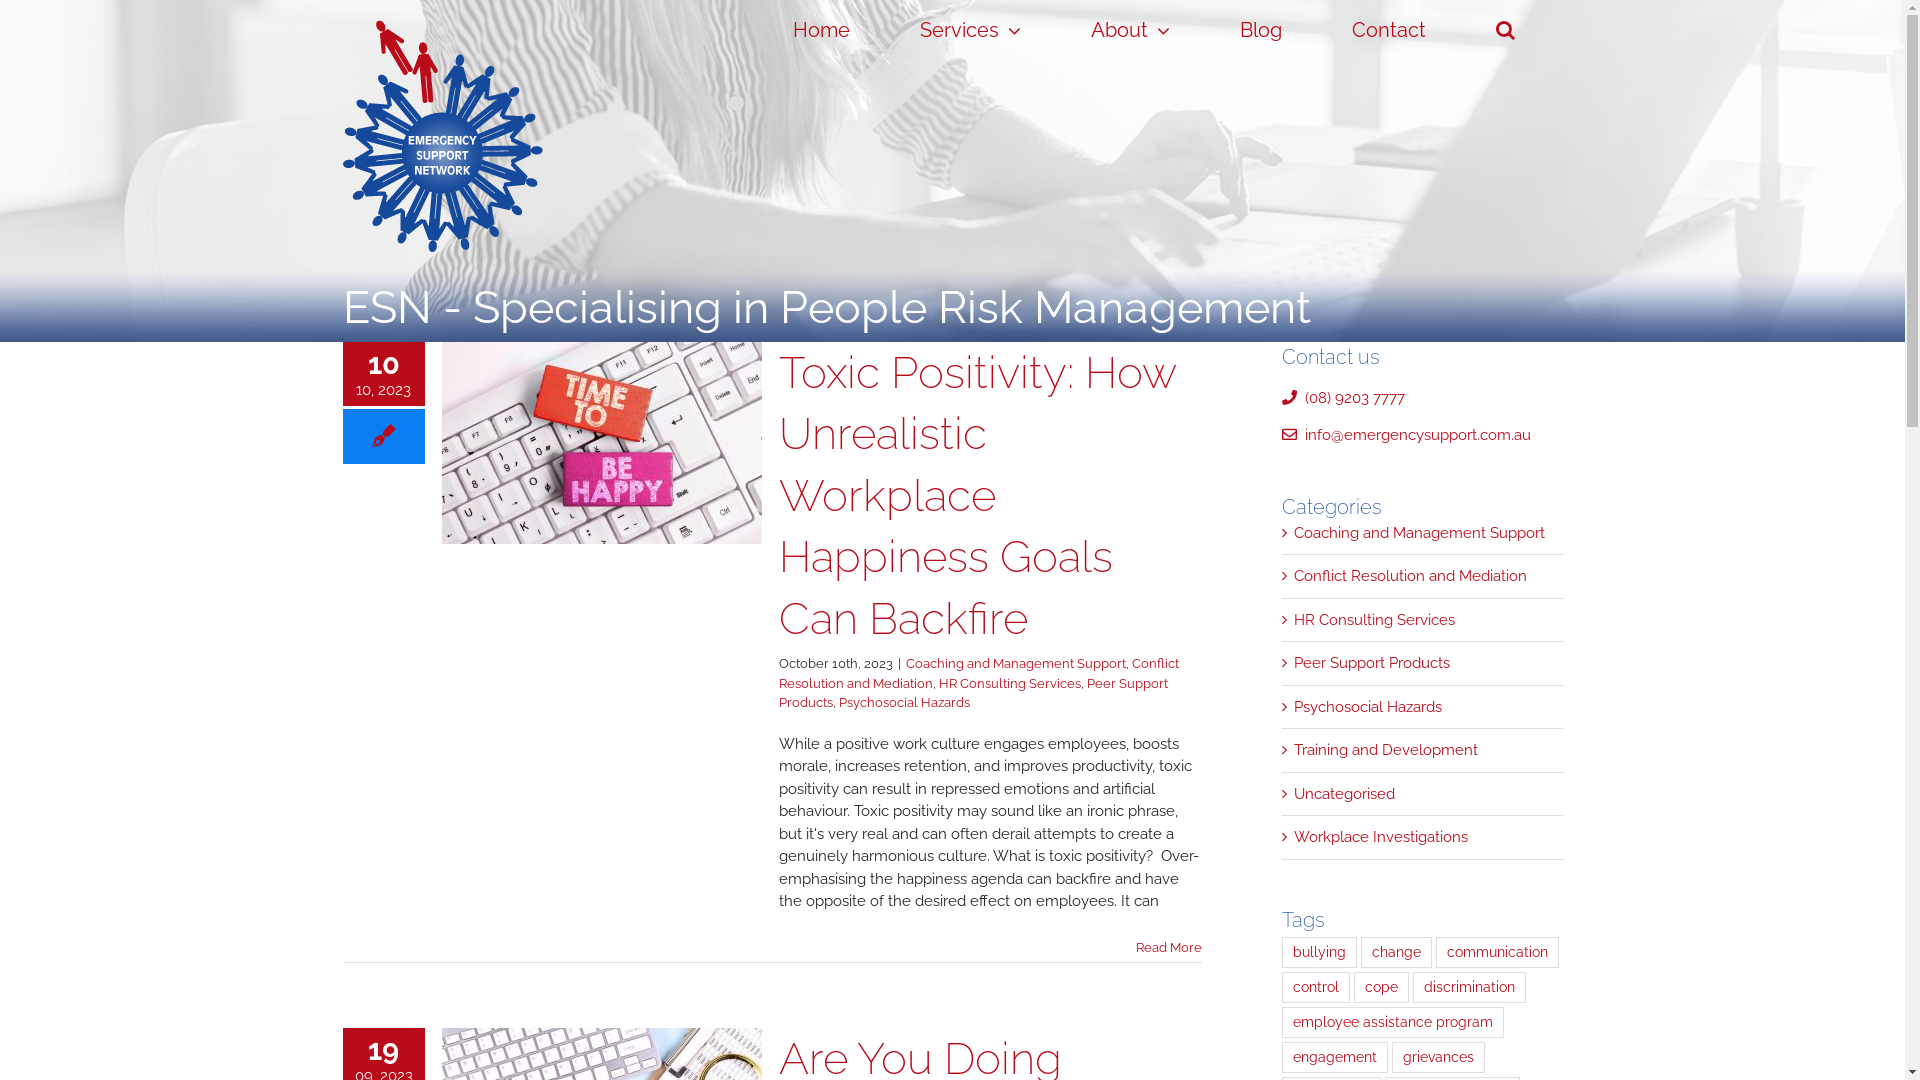 This screenshot has width=1920, height=1080. Describe the element at coordinates (1294, 576) in the screenshot. I see `'Conflict Resolution and Mediation'` at that location.